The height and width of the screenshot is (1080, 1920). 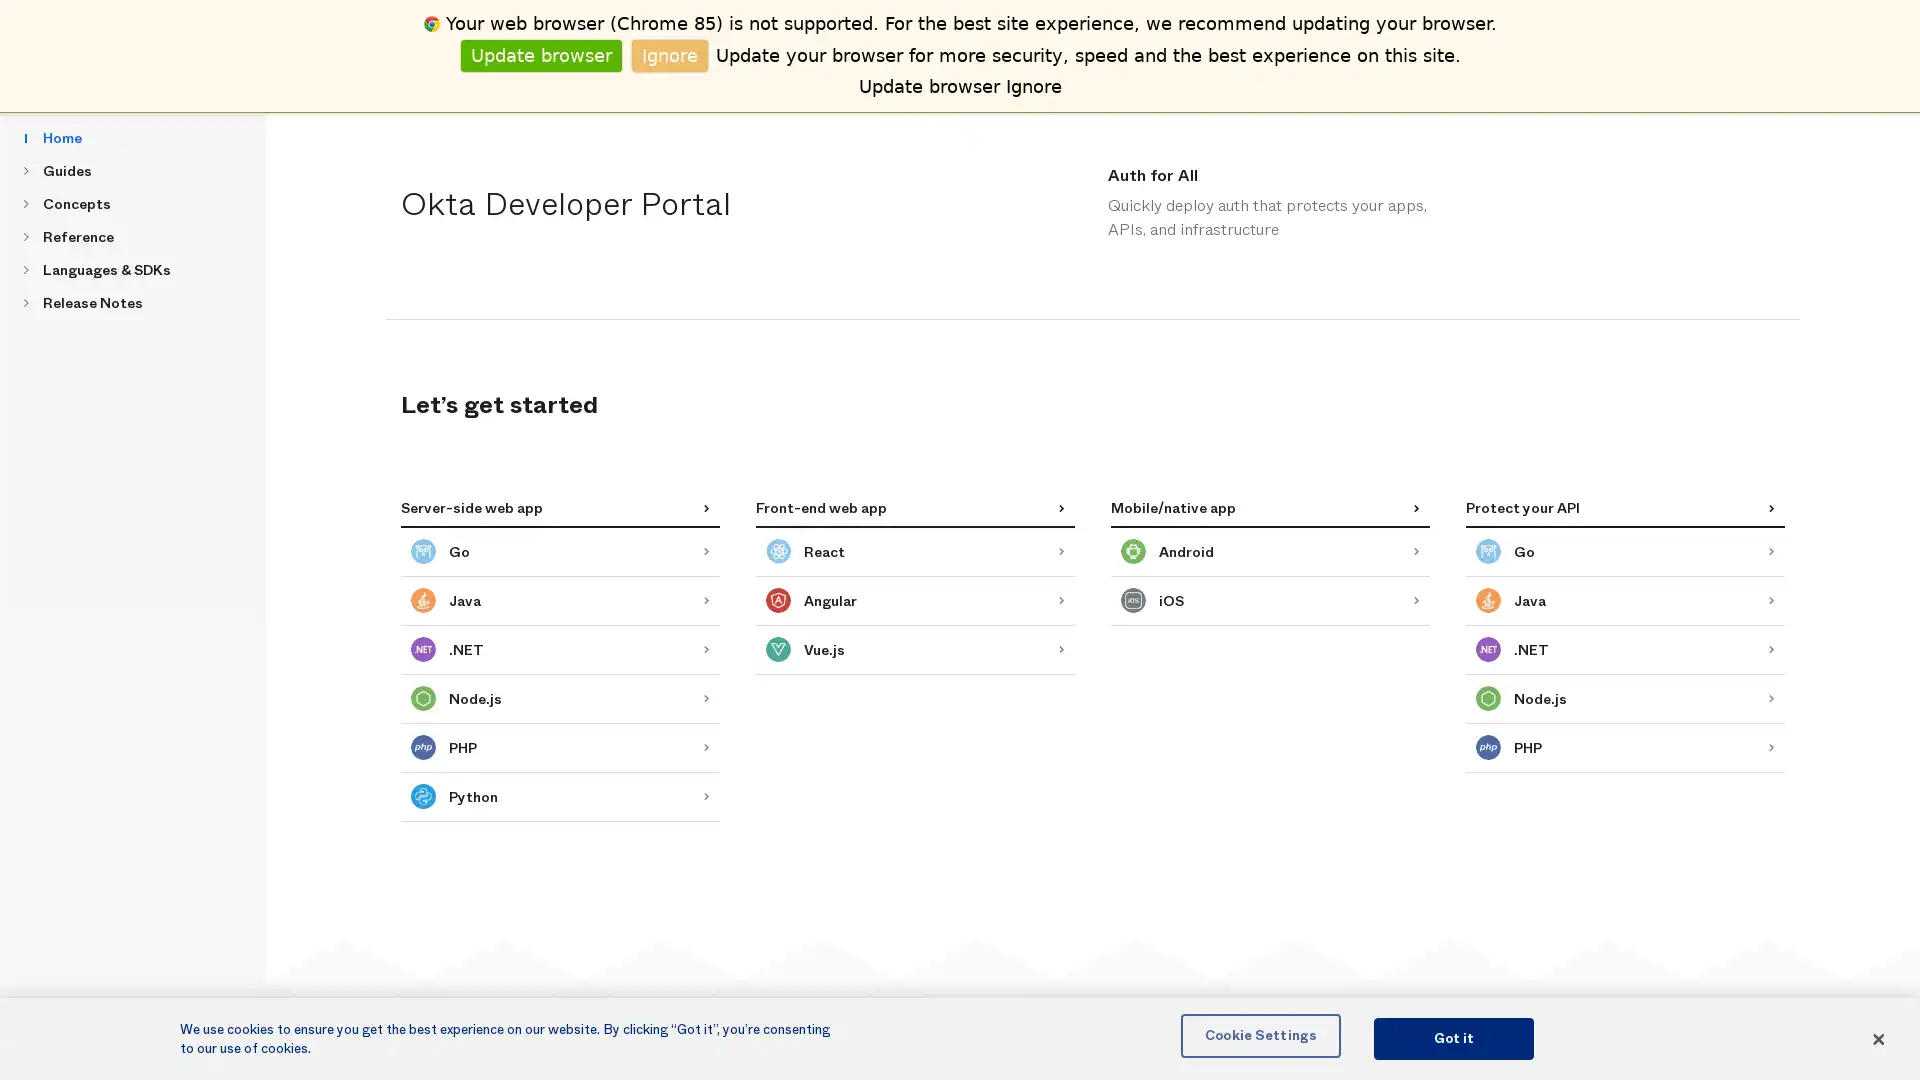 I want to click on Close, so click(x=1876, y=1037).